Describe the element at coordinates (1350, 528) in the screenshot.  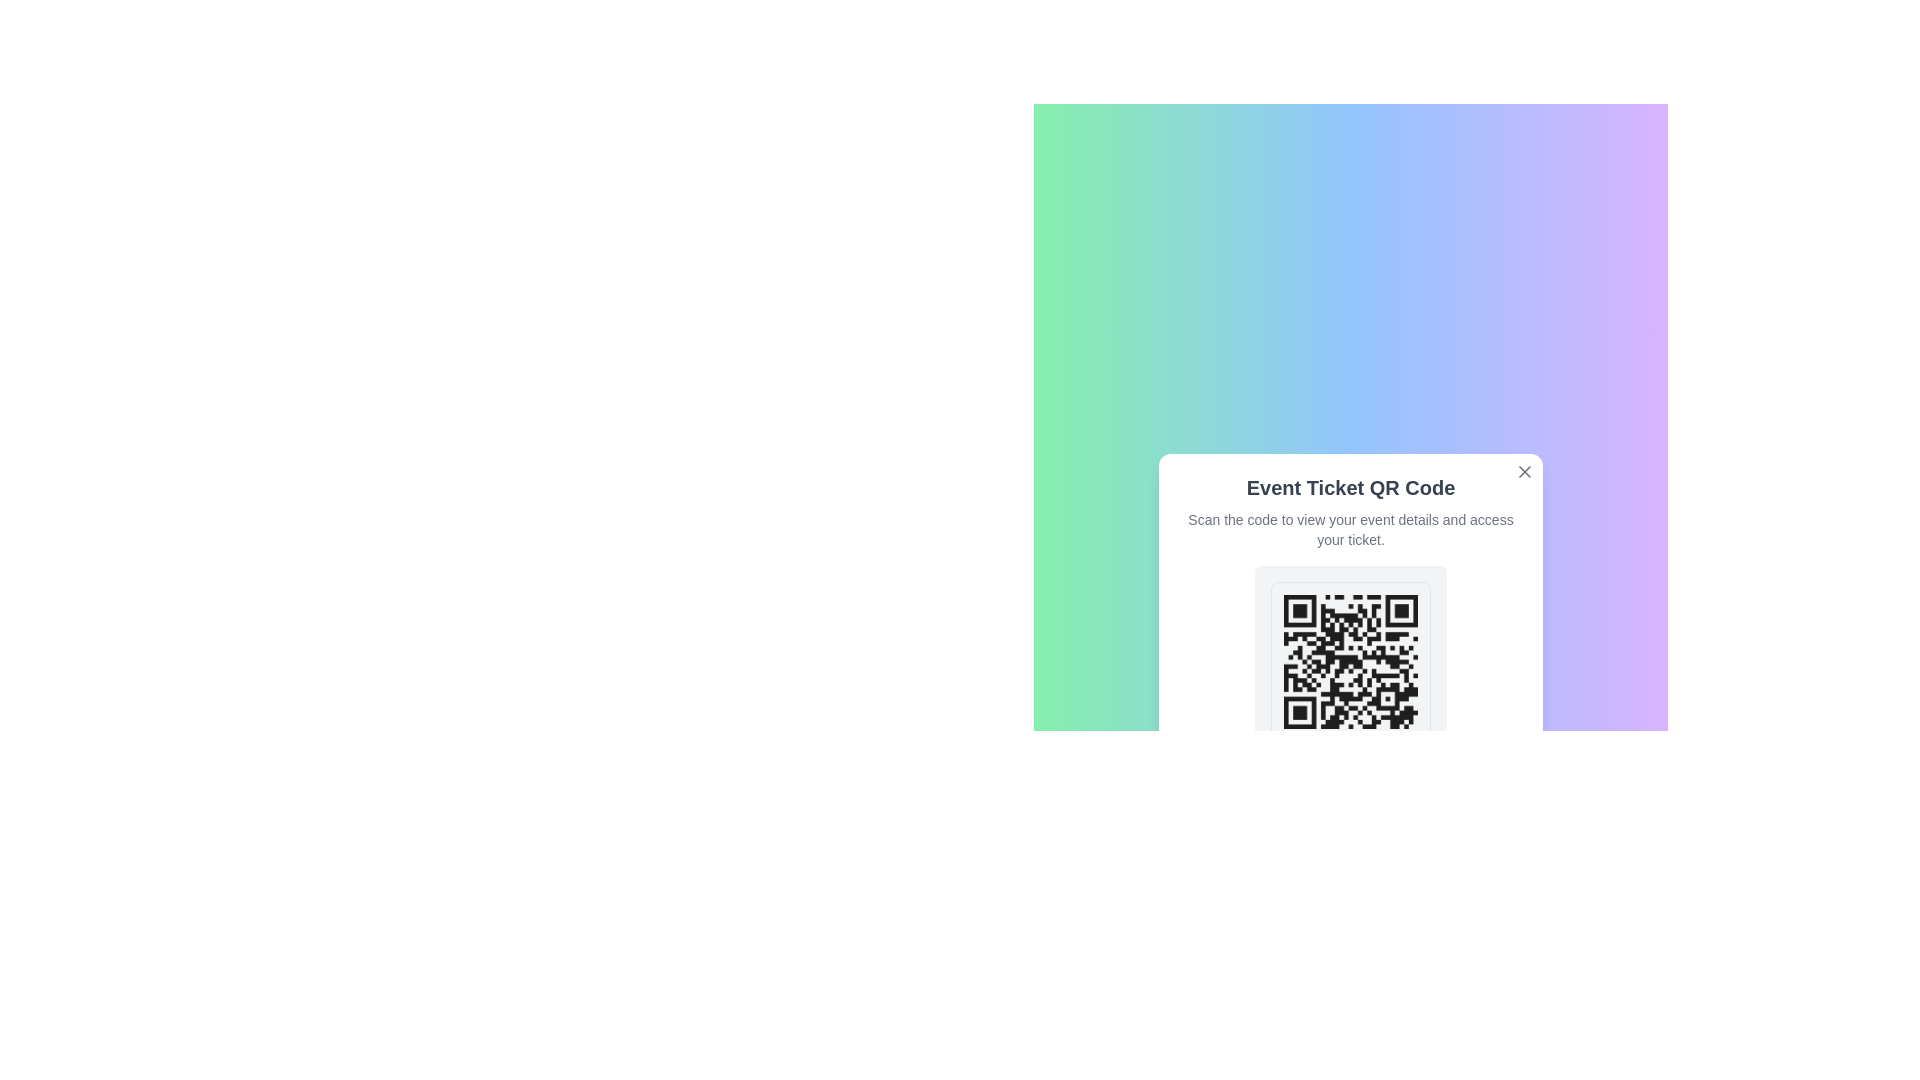
I see `information from the Text label that provides instructions regarding the QR code, located below the header 'Event Ticket QR Code' in a white rounded box` at that location.